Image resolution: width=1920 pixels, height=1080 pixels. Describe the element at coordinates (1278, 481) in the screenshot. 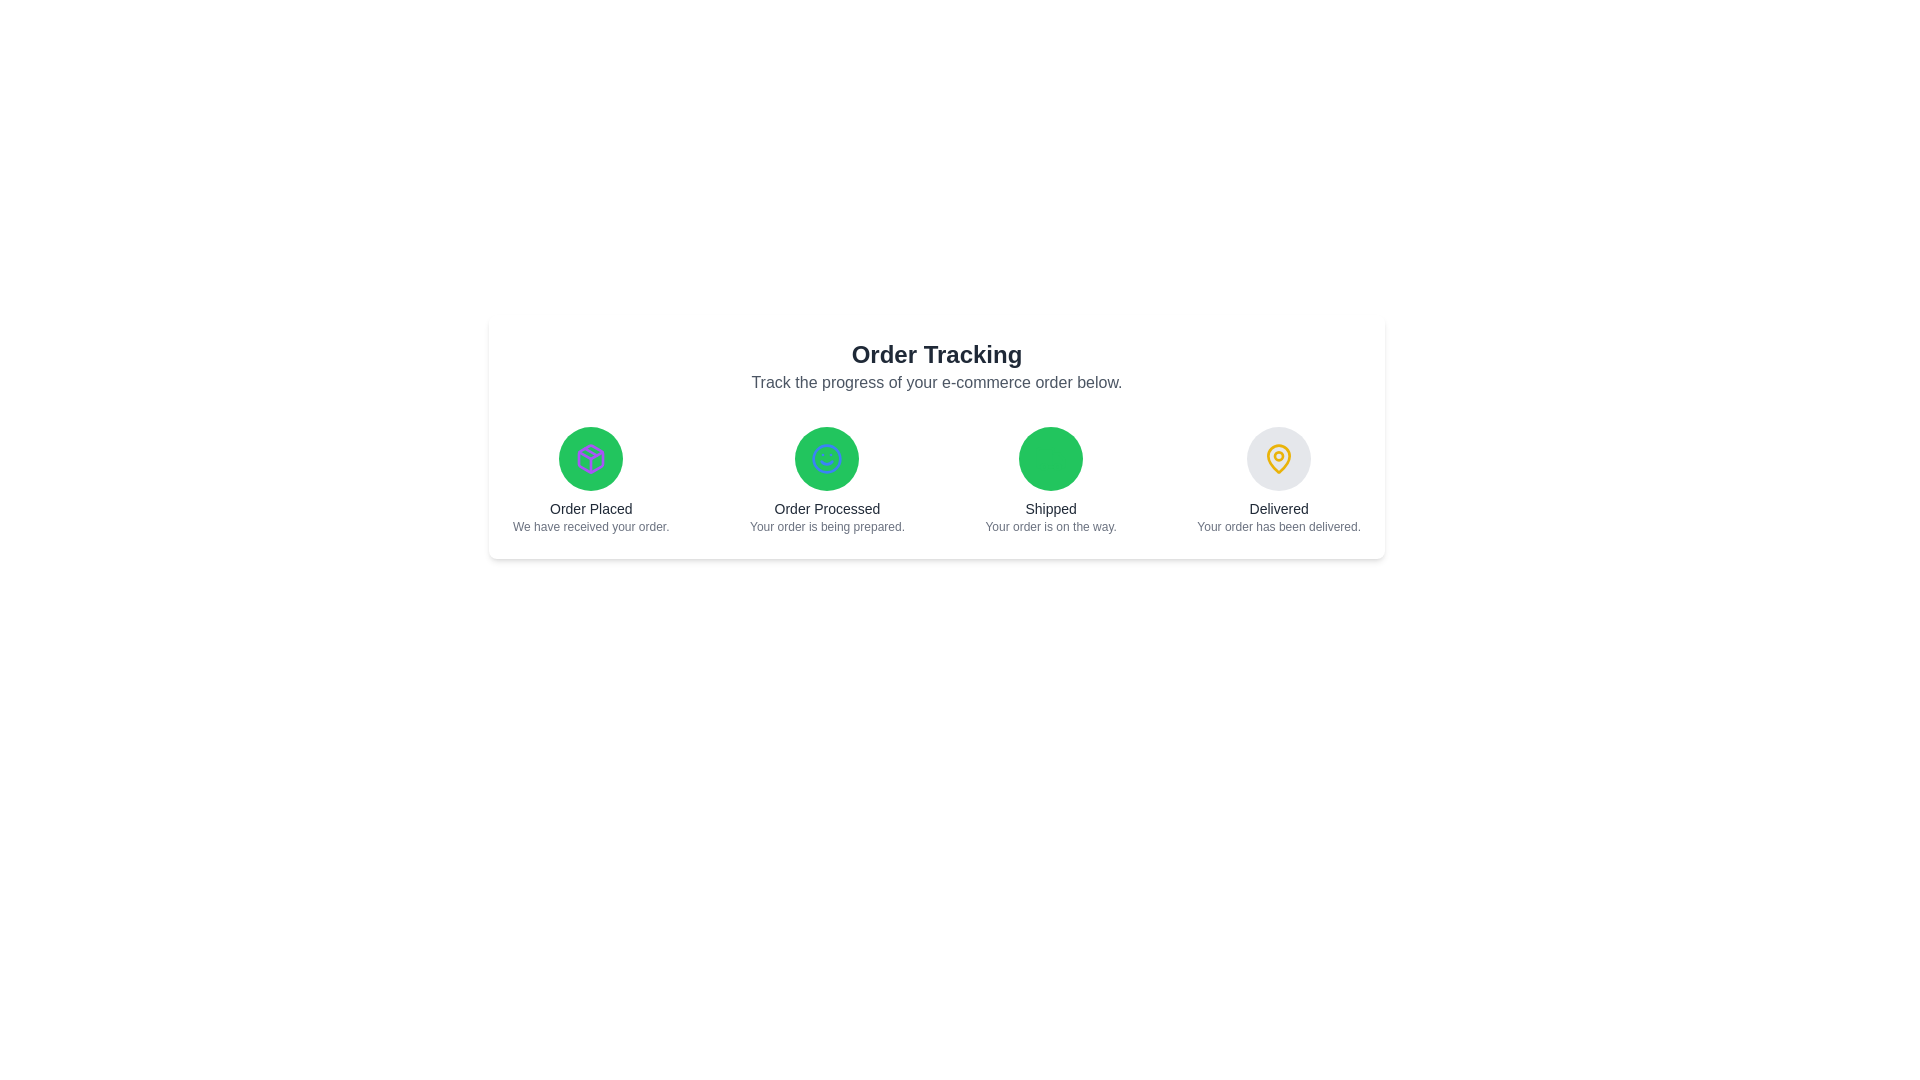

I see `the delivery status by interacting with the fourth step indicator in the progress tracker, which shows 'Delivered' and a map pin symbol` at that location.